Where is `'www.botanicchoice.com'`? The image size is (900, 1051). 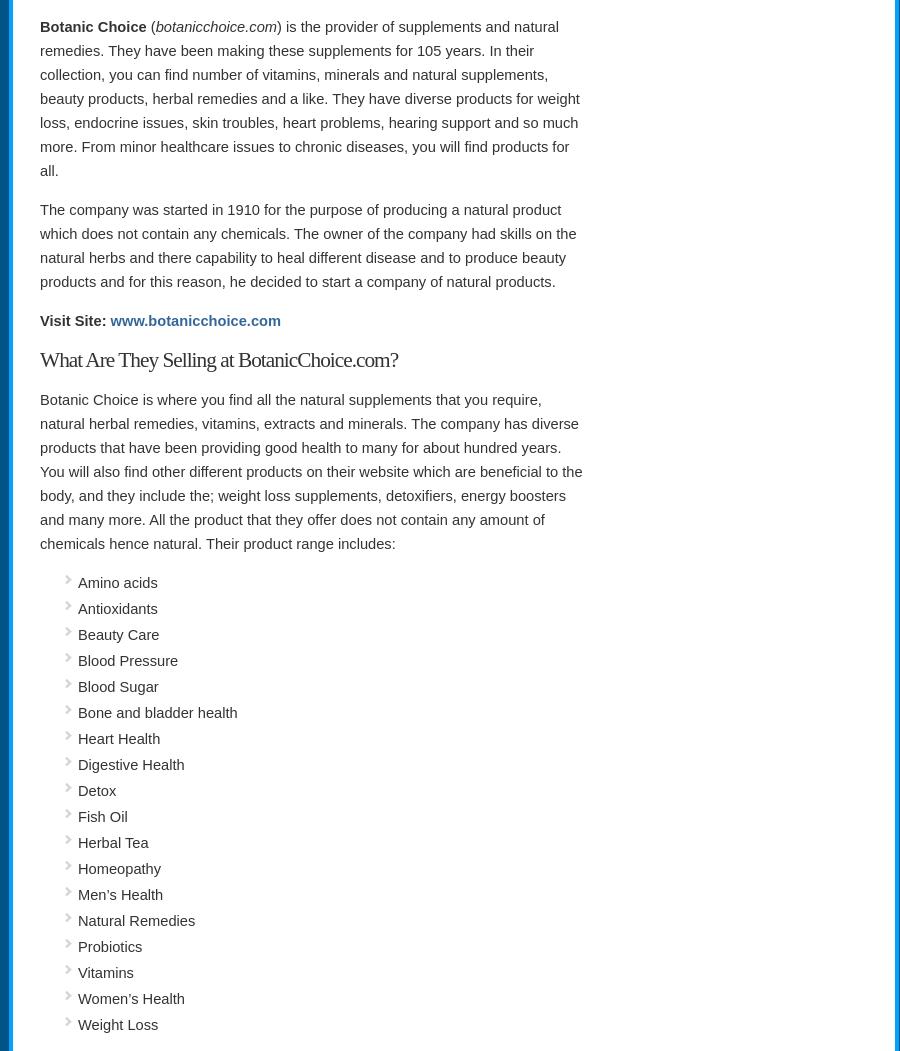
'www.botanicchoice.com' is located at coordinates (195, 319).